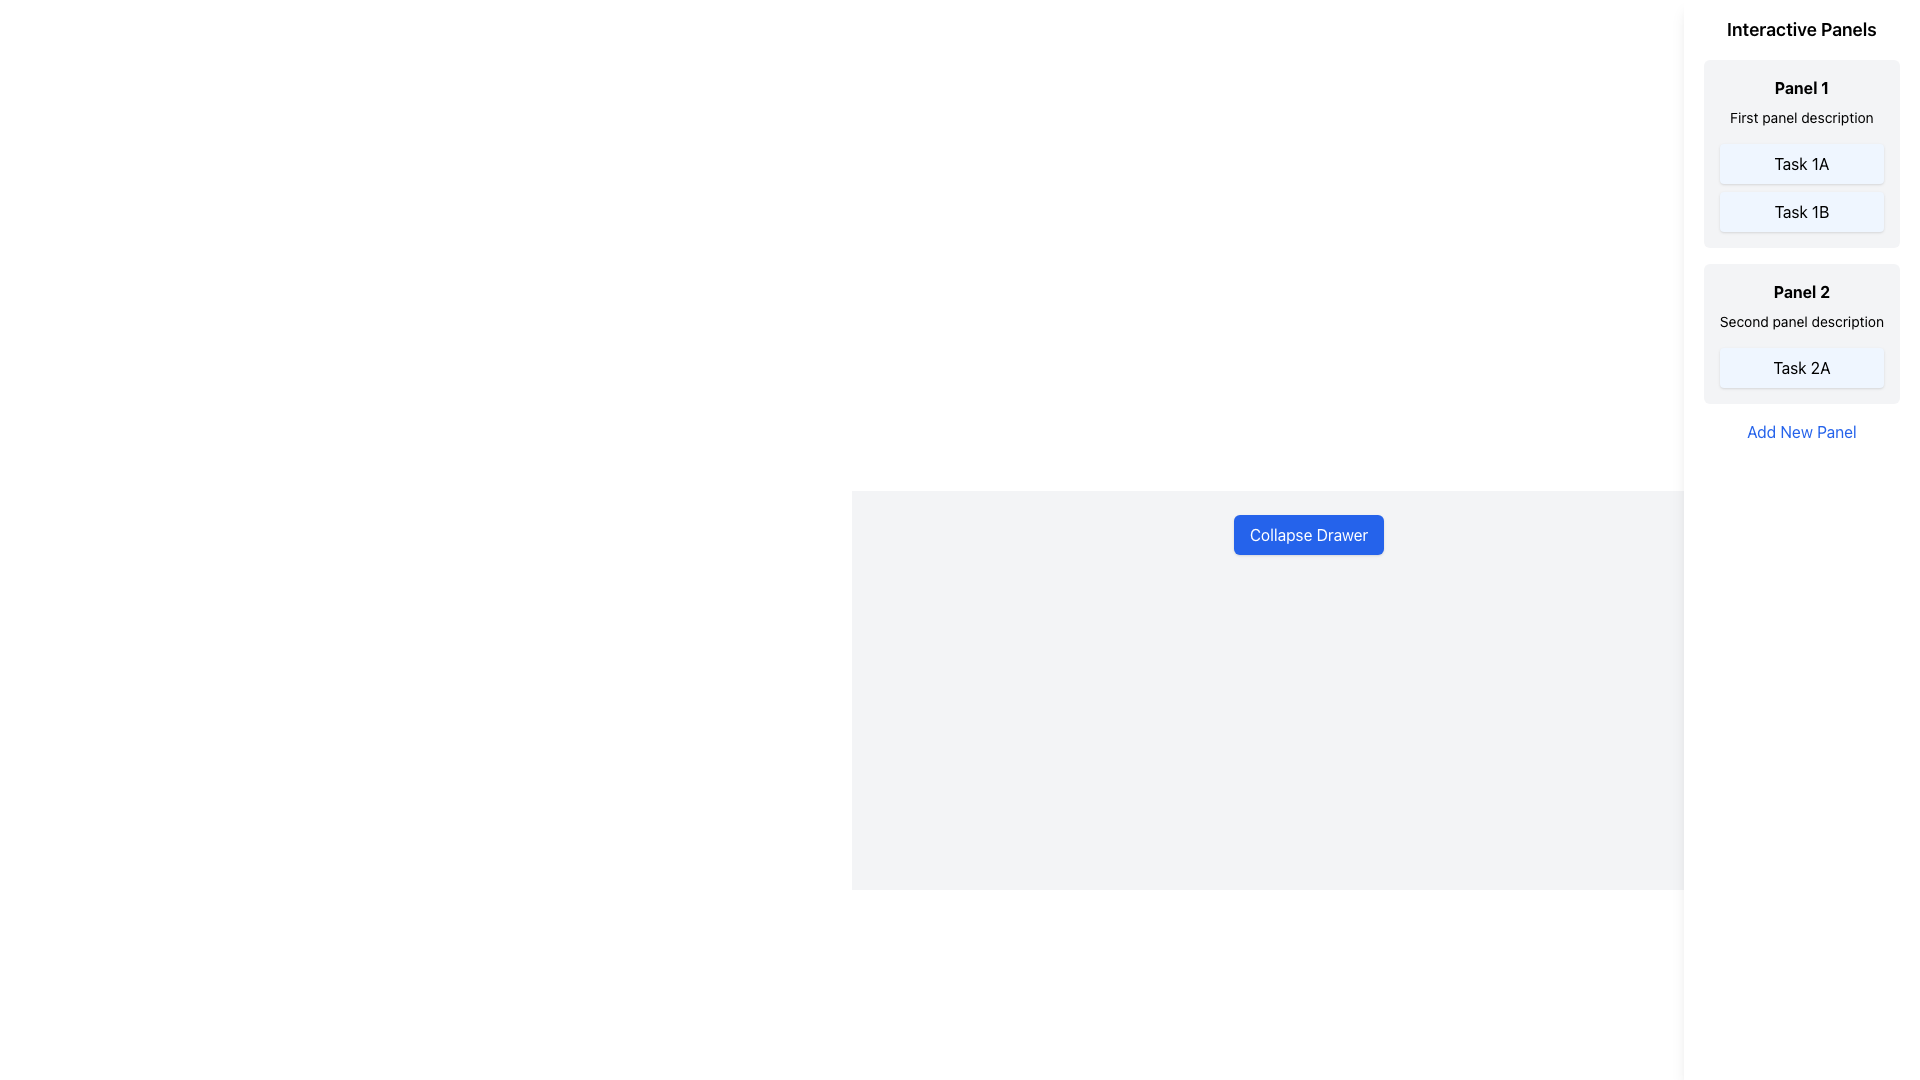  Describe the element at coordinates (1308, 534) in the screenshot. I see `the blue rectangular button labeled 'Collapse Drawer'` at that location.